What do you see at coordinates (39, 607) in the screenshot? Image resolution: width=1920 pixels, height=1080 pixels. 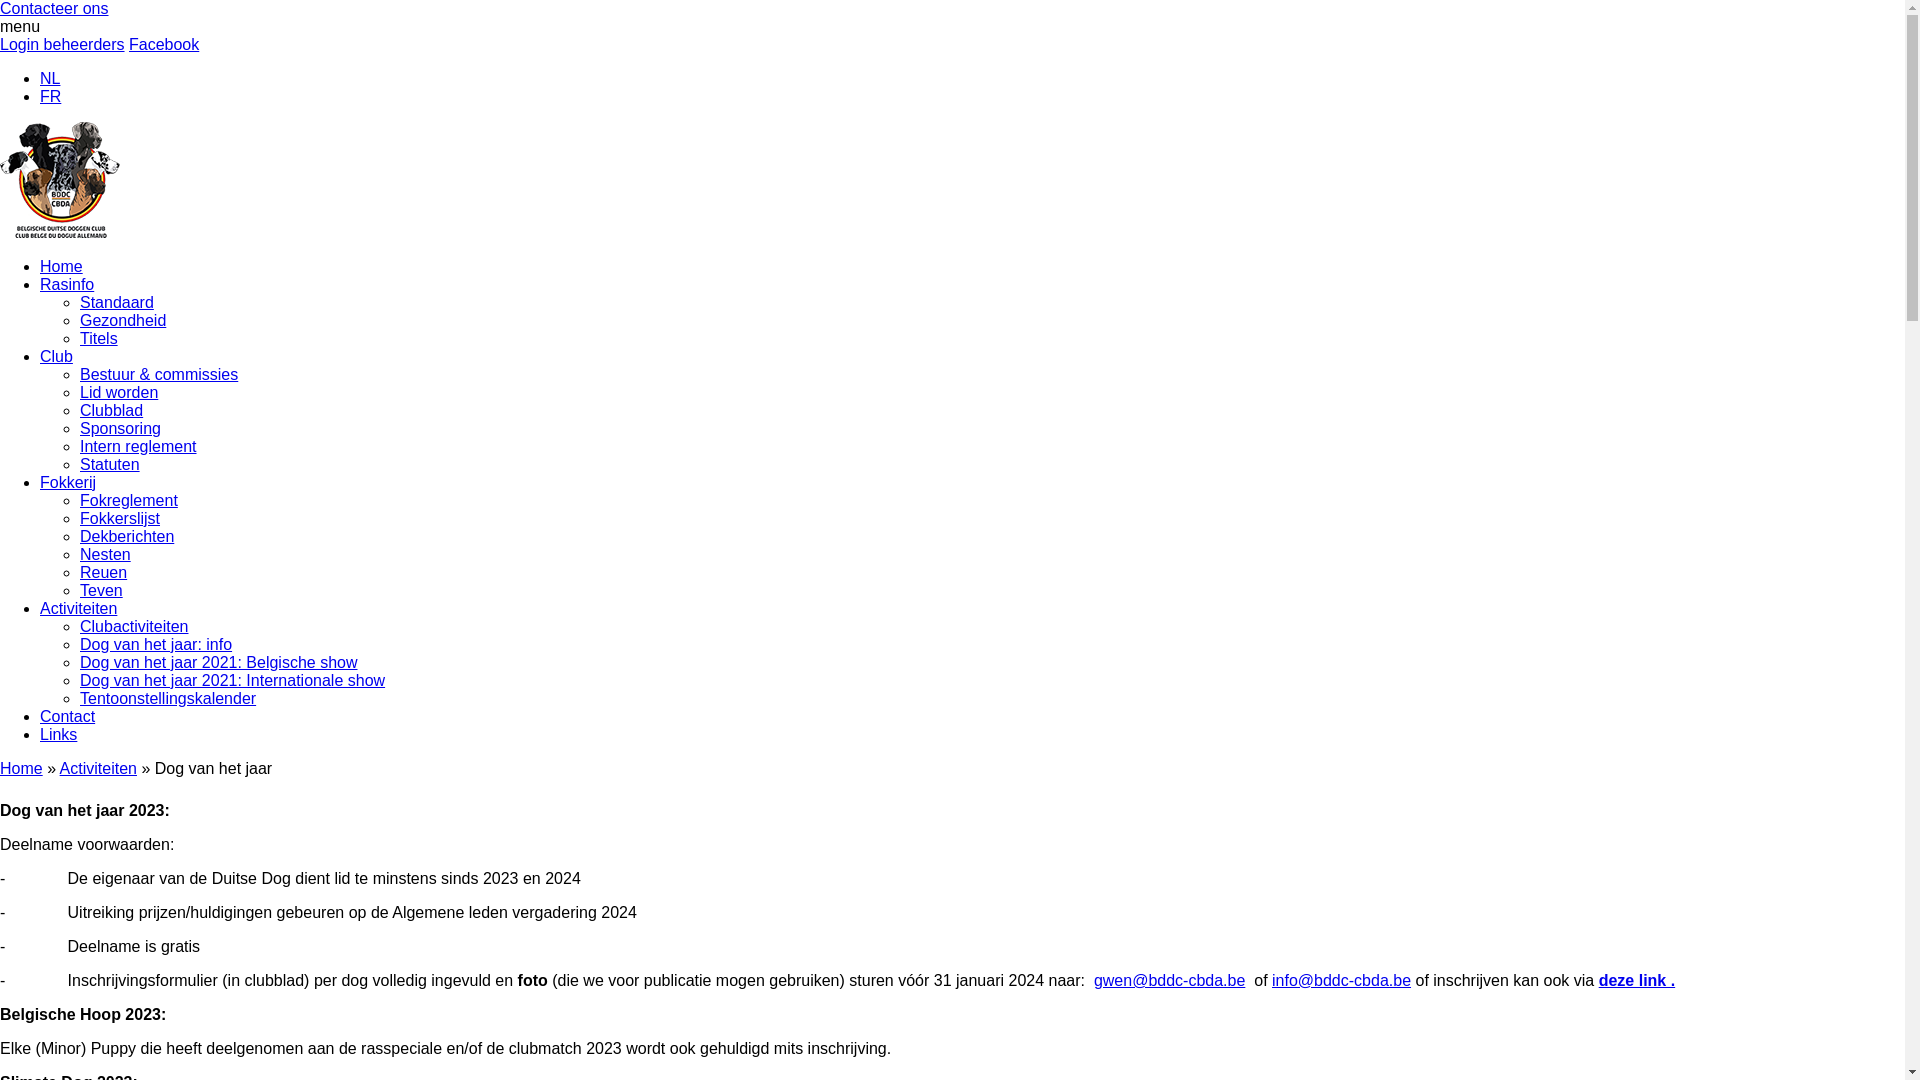 I see `'Activiteiten'` at bounding box center [39, 607].